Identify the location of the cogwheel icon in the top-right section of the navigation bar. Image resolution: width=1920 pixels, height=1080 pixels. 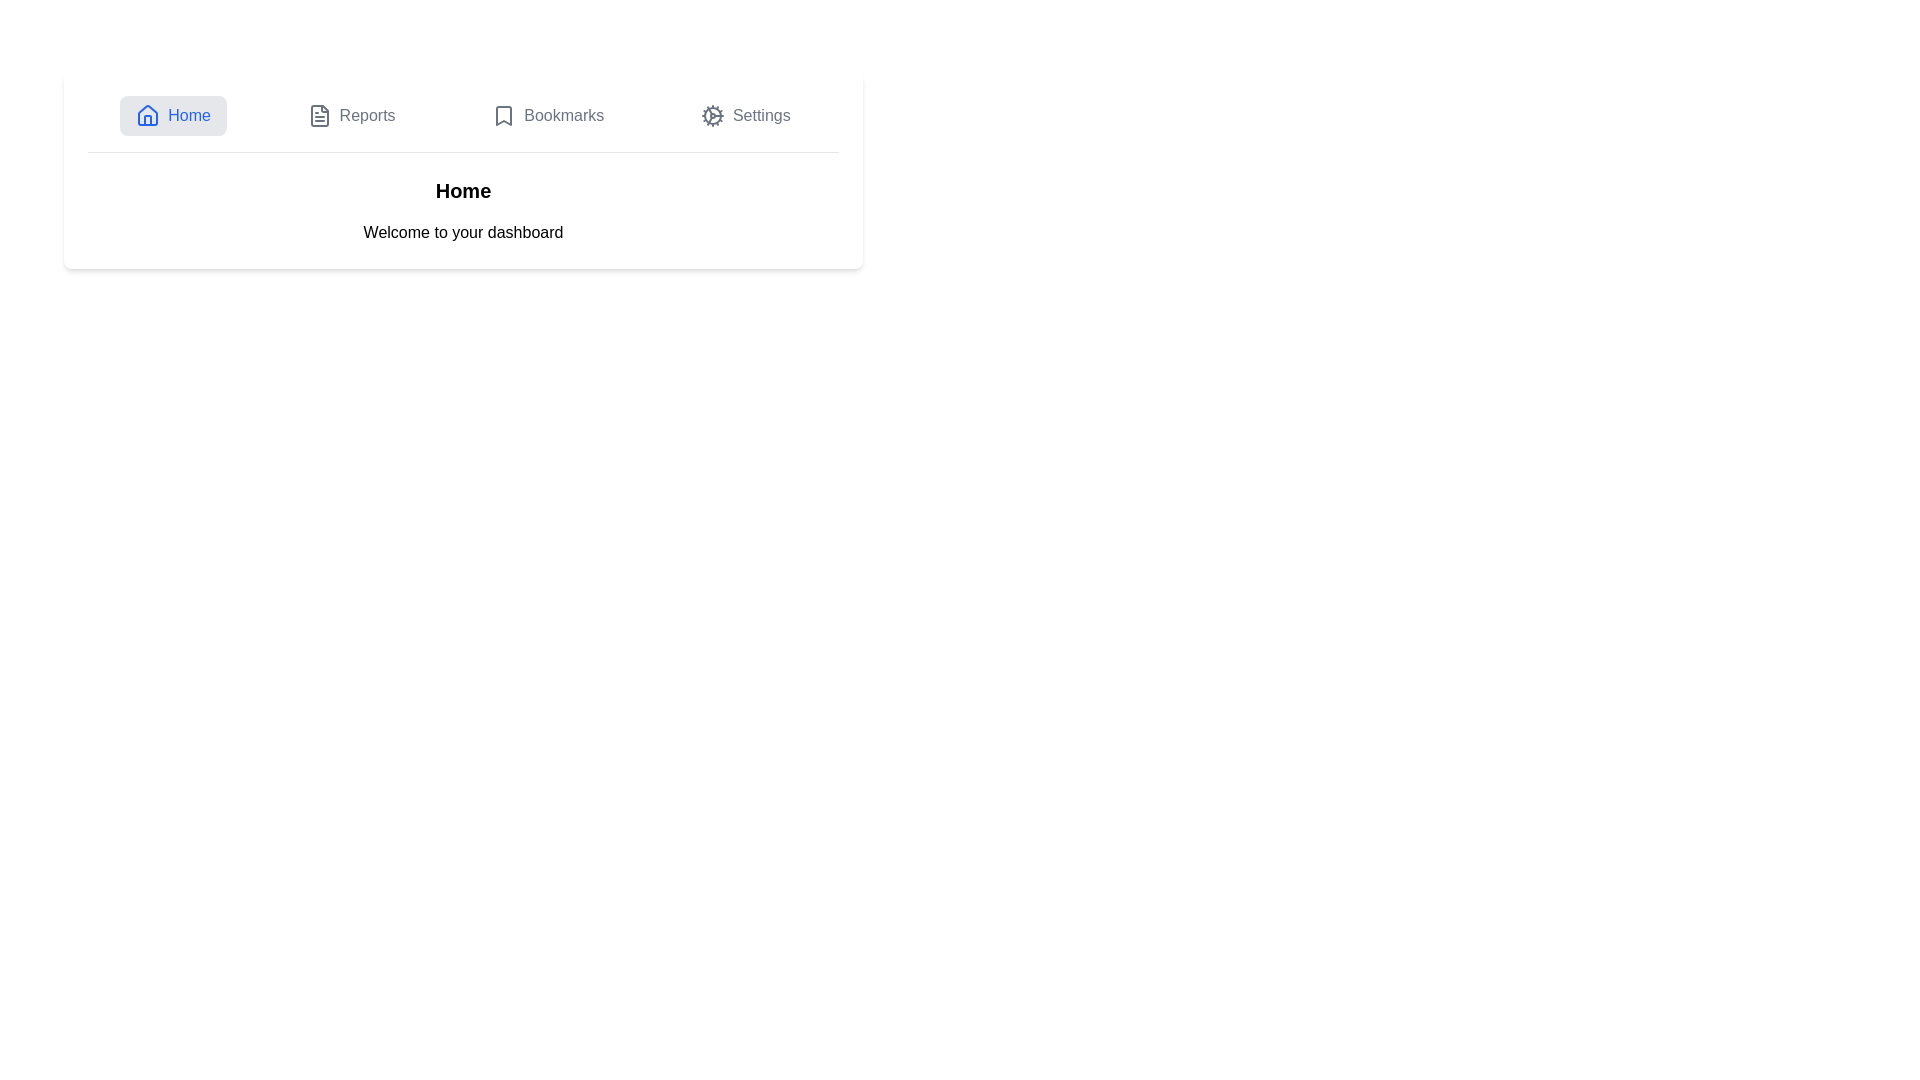
(712, 115).